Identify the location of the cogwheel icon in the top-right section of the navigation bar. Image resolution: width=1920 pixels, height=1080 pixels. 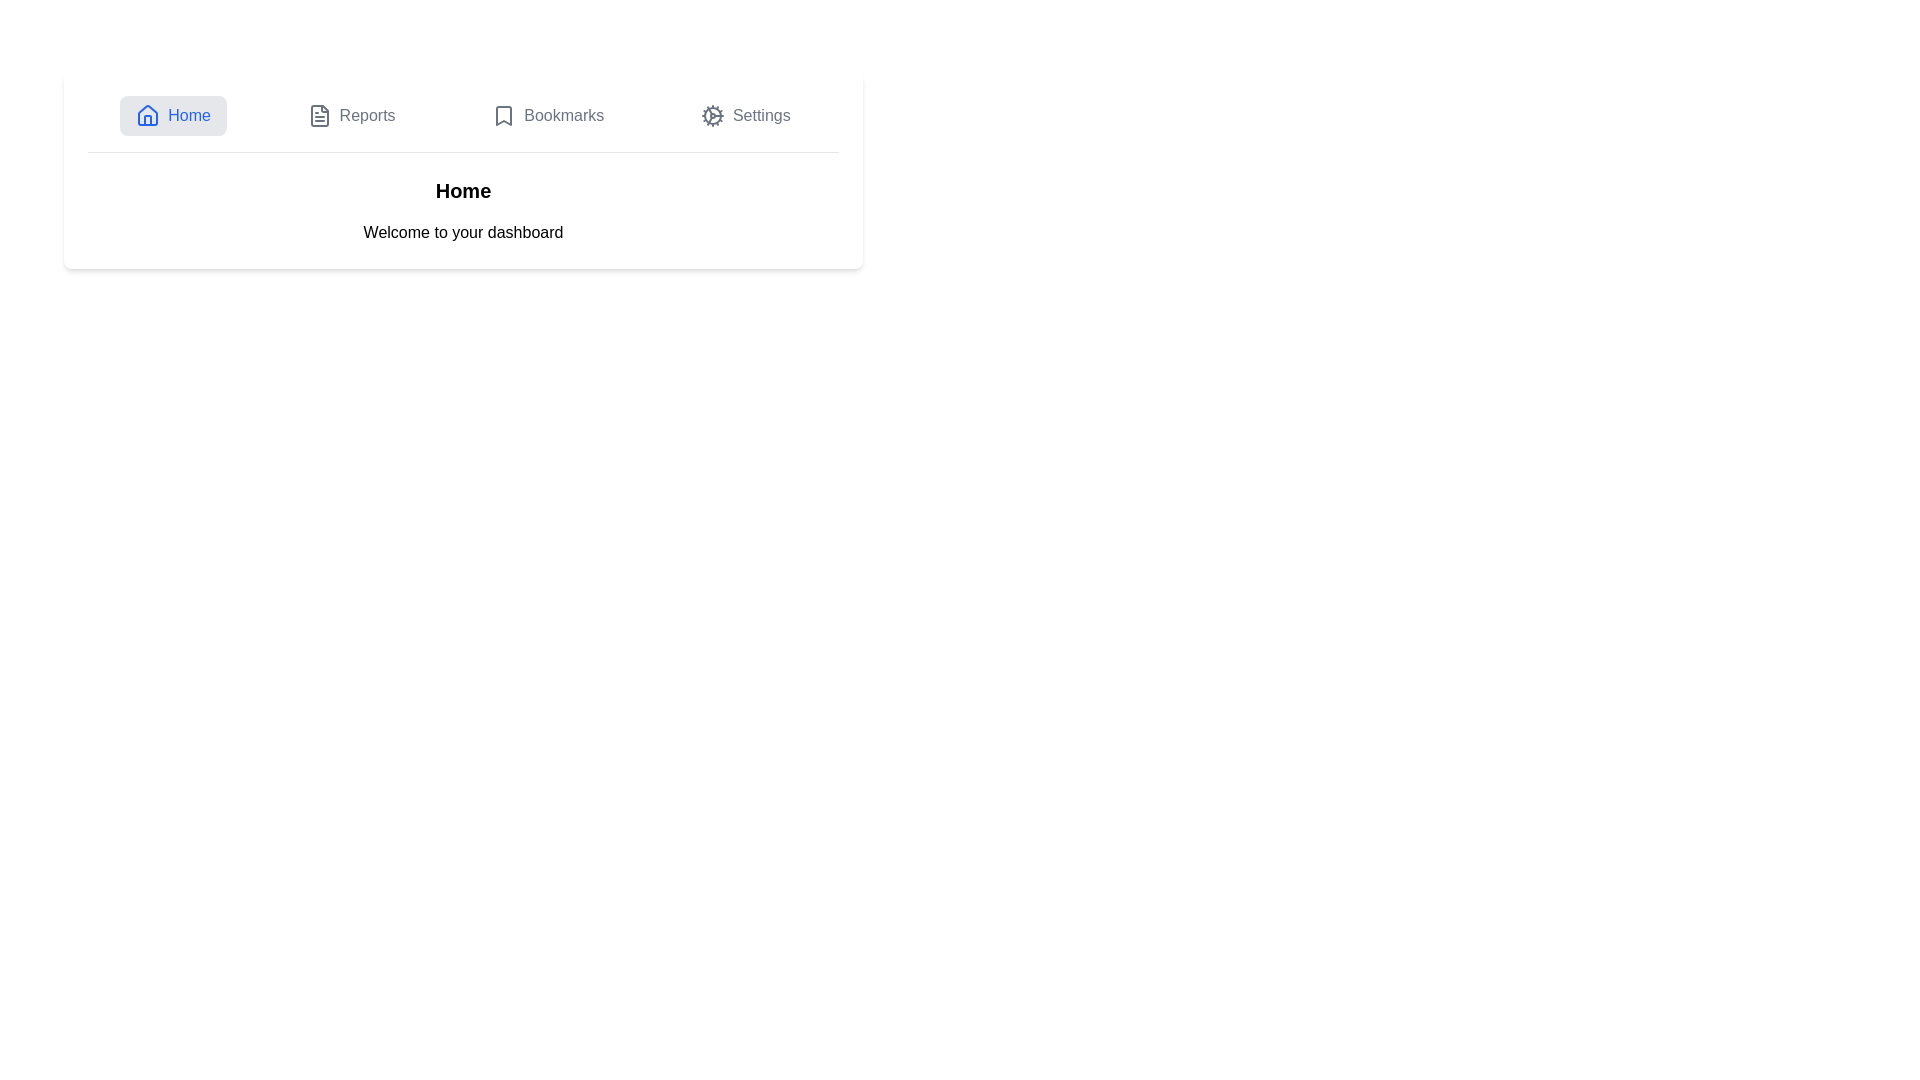
(712, 115).